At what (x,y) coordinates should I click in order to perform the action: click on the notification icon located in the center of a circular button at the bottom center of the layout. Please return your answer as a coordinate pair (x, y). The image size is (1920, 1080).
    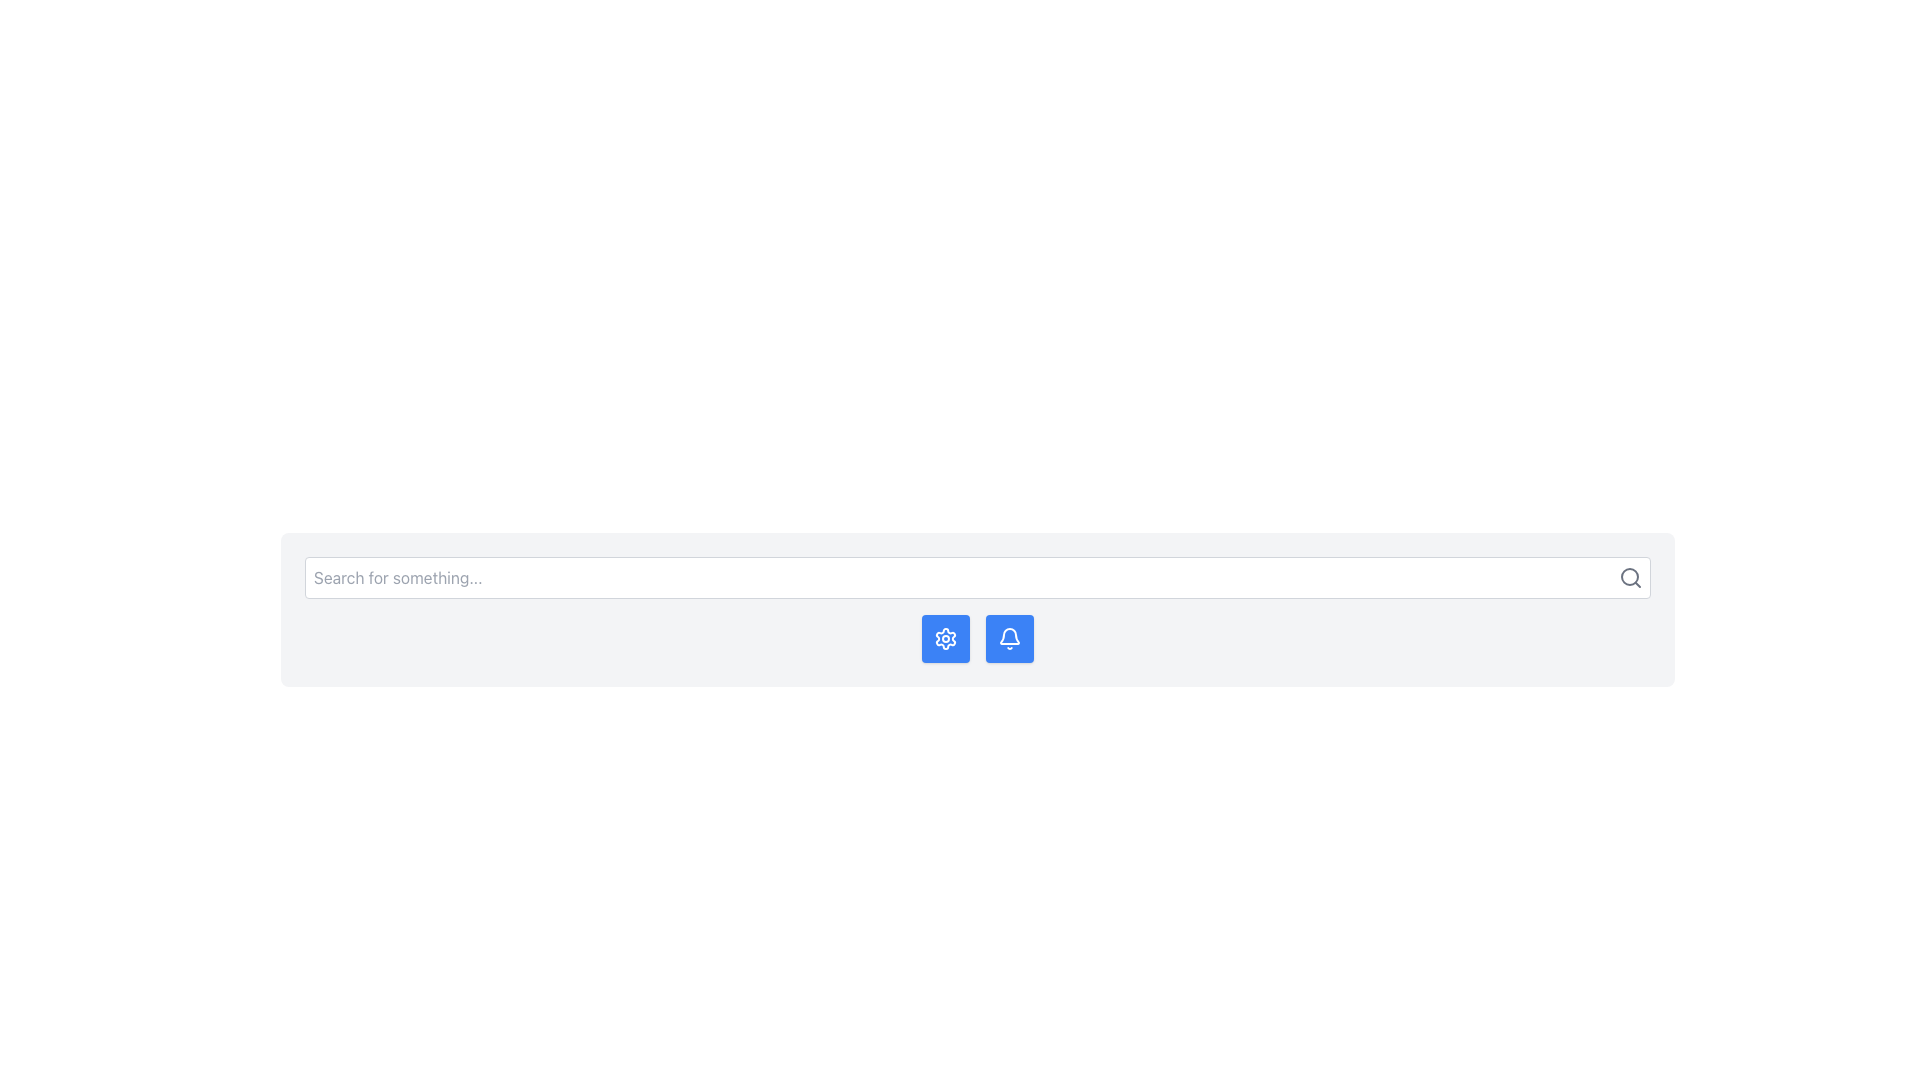
    Looking at the image, I should click on (1009, 639).